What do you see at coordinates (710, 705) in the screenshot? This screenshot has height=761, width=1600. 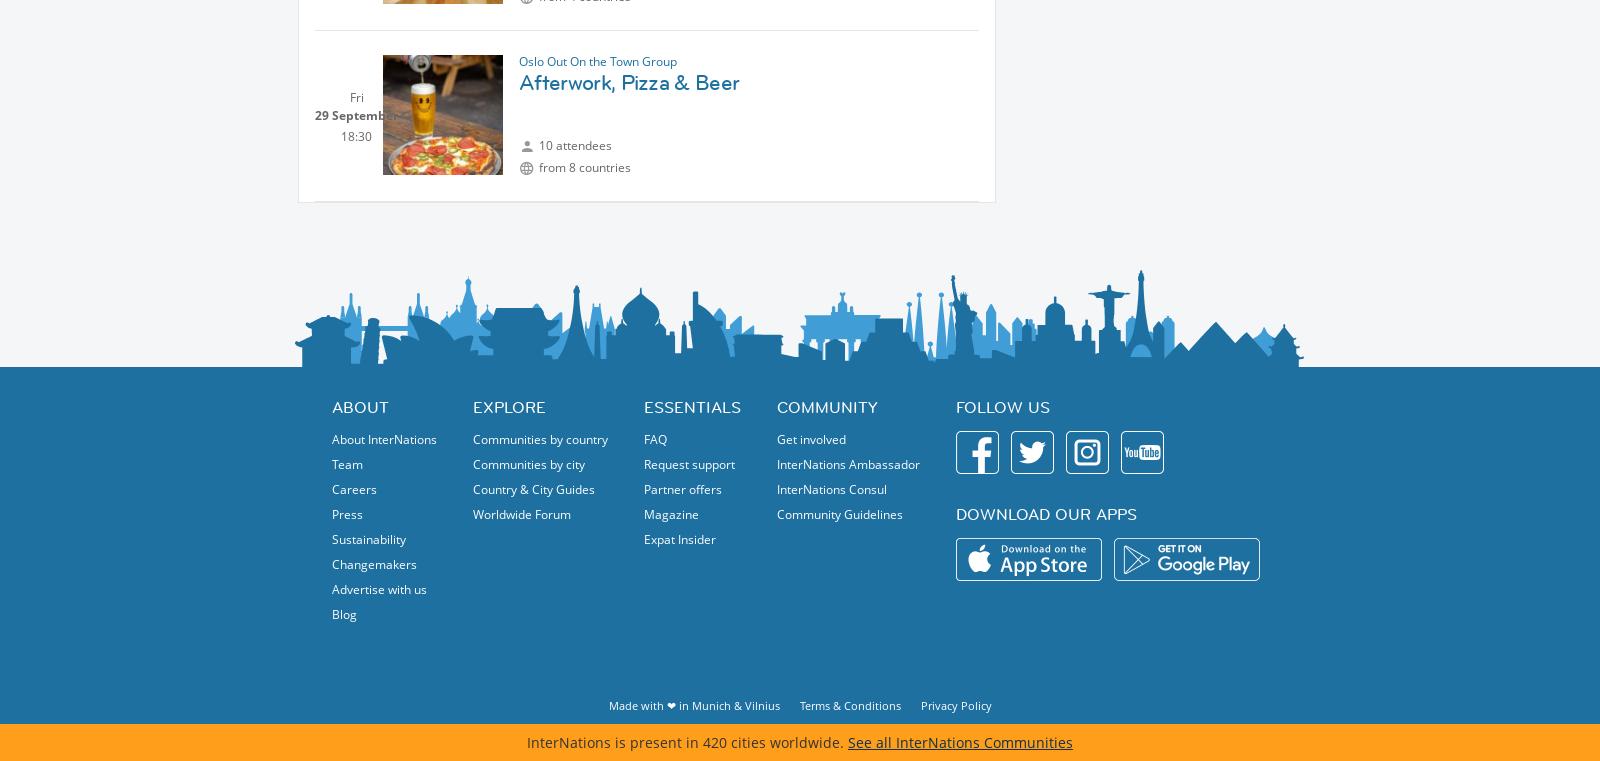 I see `'Munich'` at bounding box center [710, 705].